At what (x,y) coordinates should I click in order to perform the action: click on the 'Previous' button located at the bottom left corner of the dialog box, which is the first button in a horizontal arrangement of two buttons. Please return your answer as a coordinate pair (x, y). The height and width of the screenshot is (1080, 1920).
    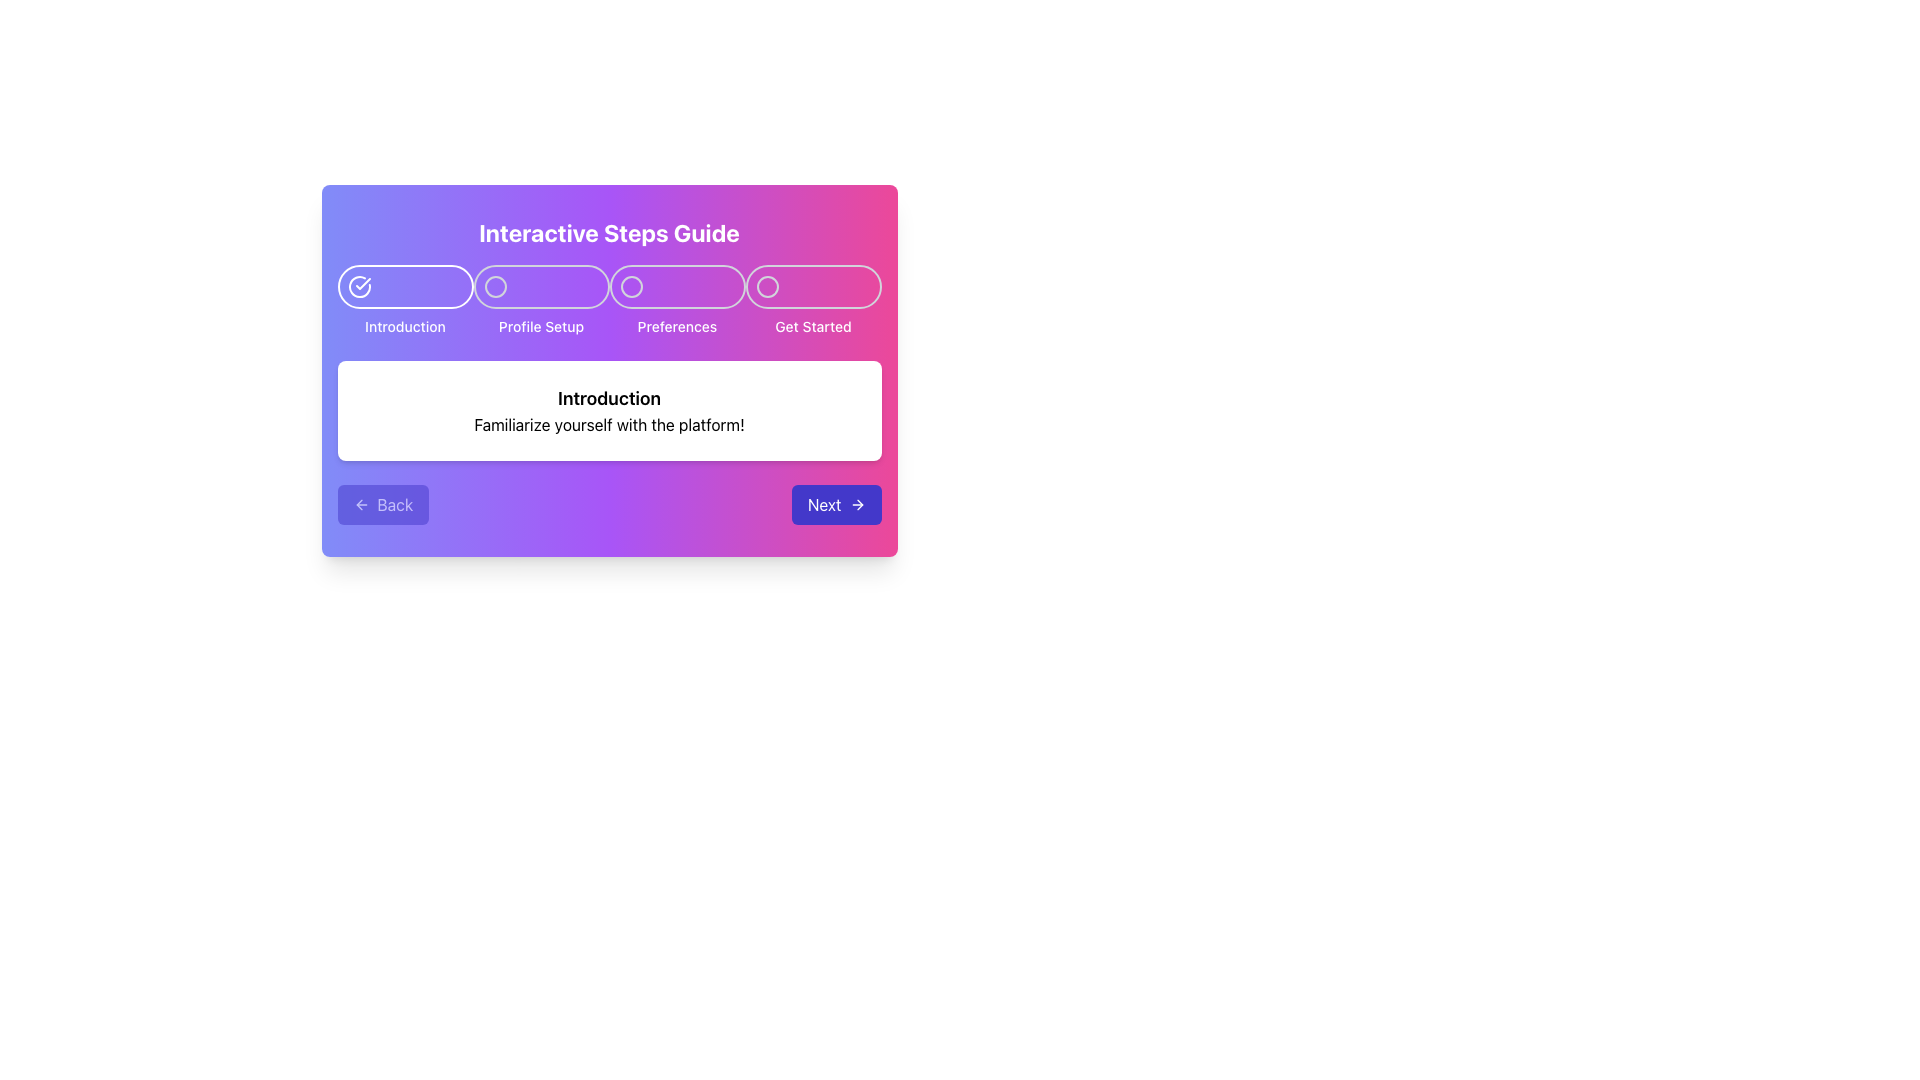
    Looking at the image, I should click on (383, 504).